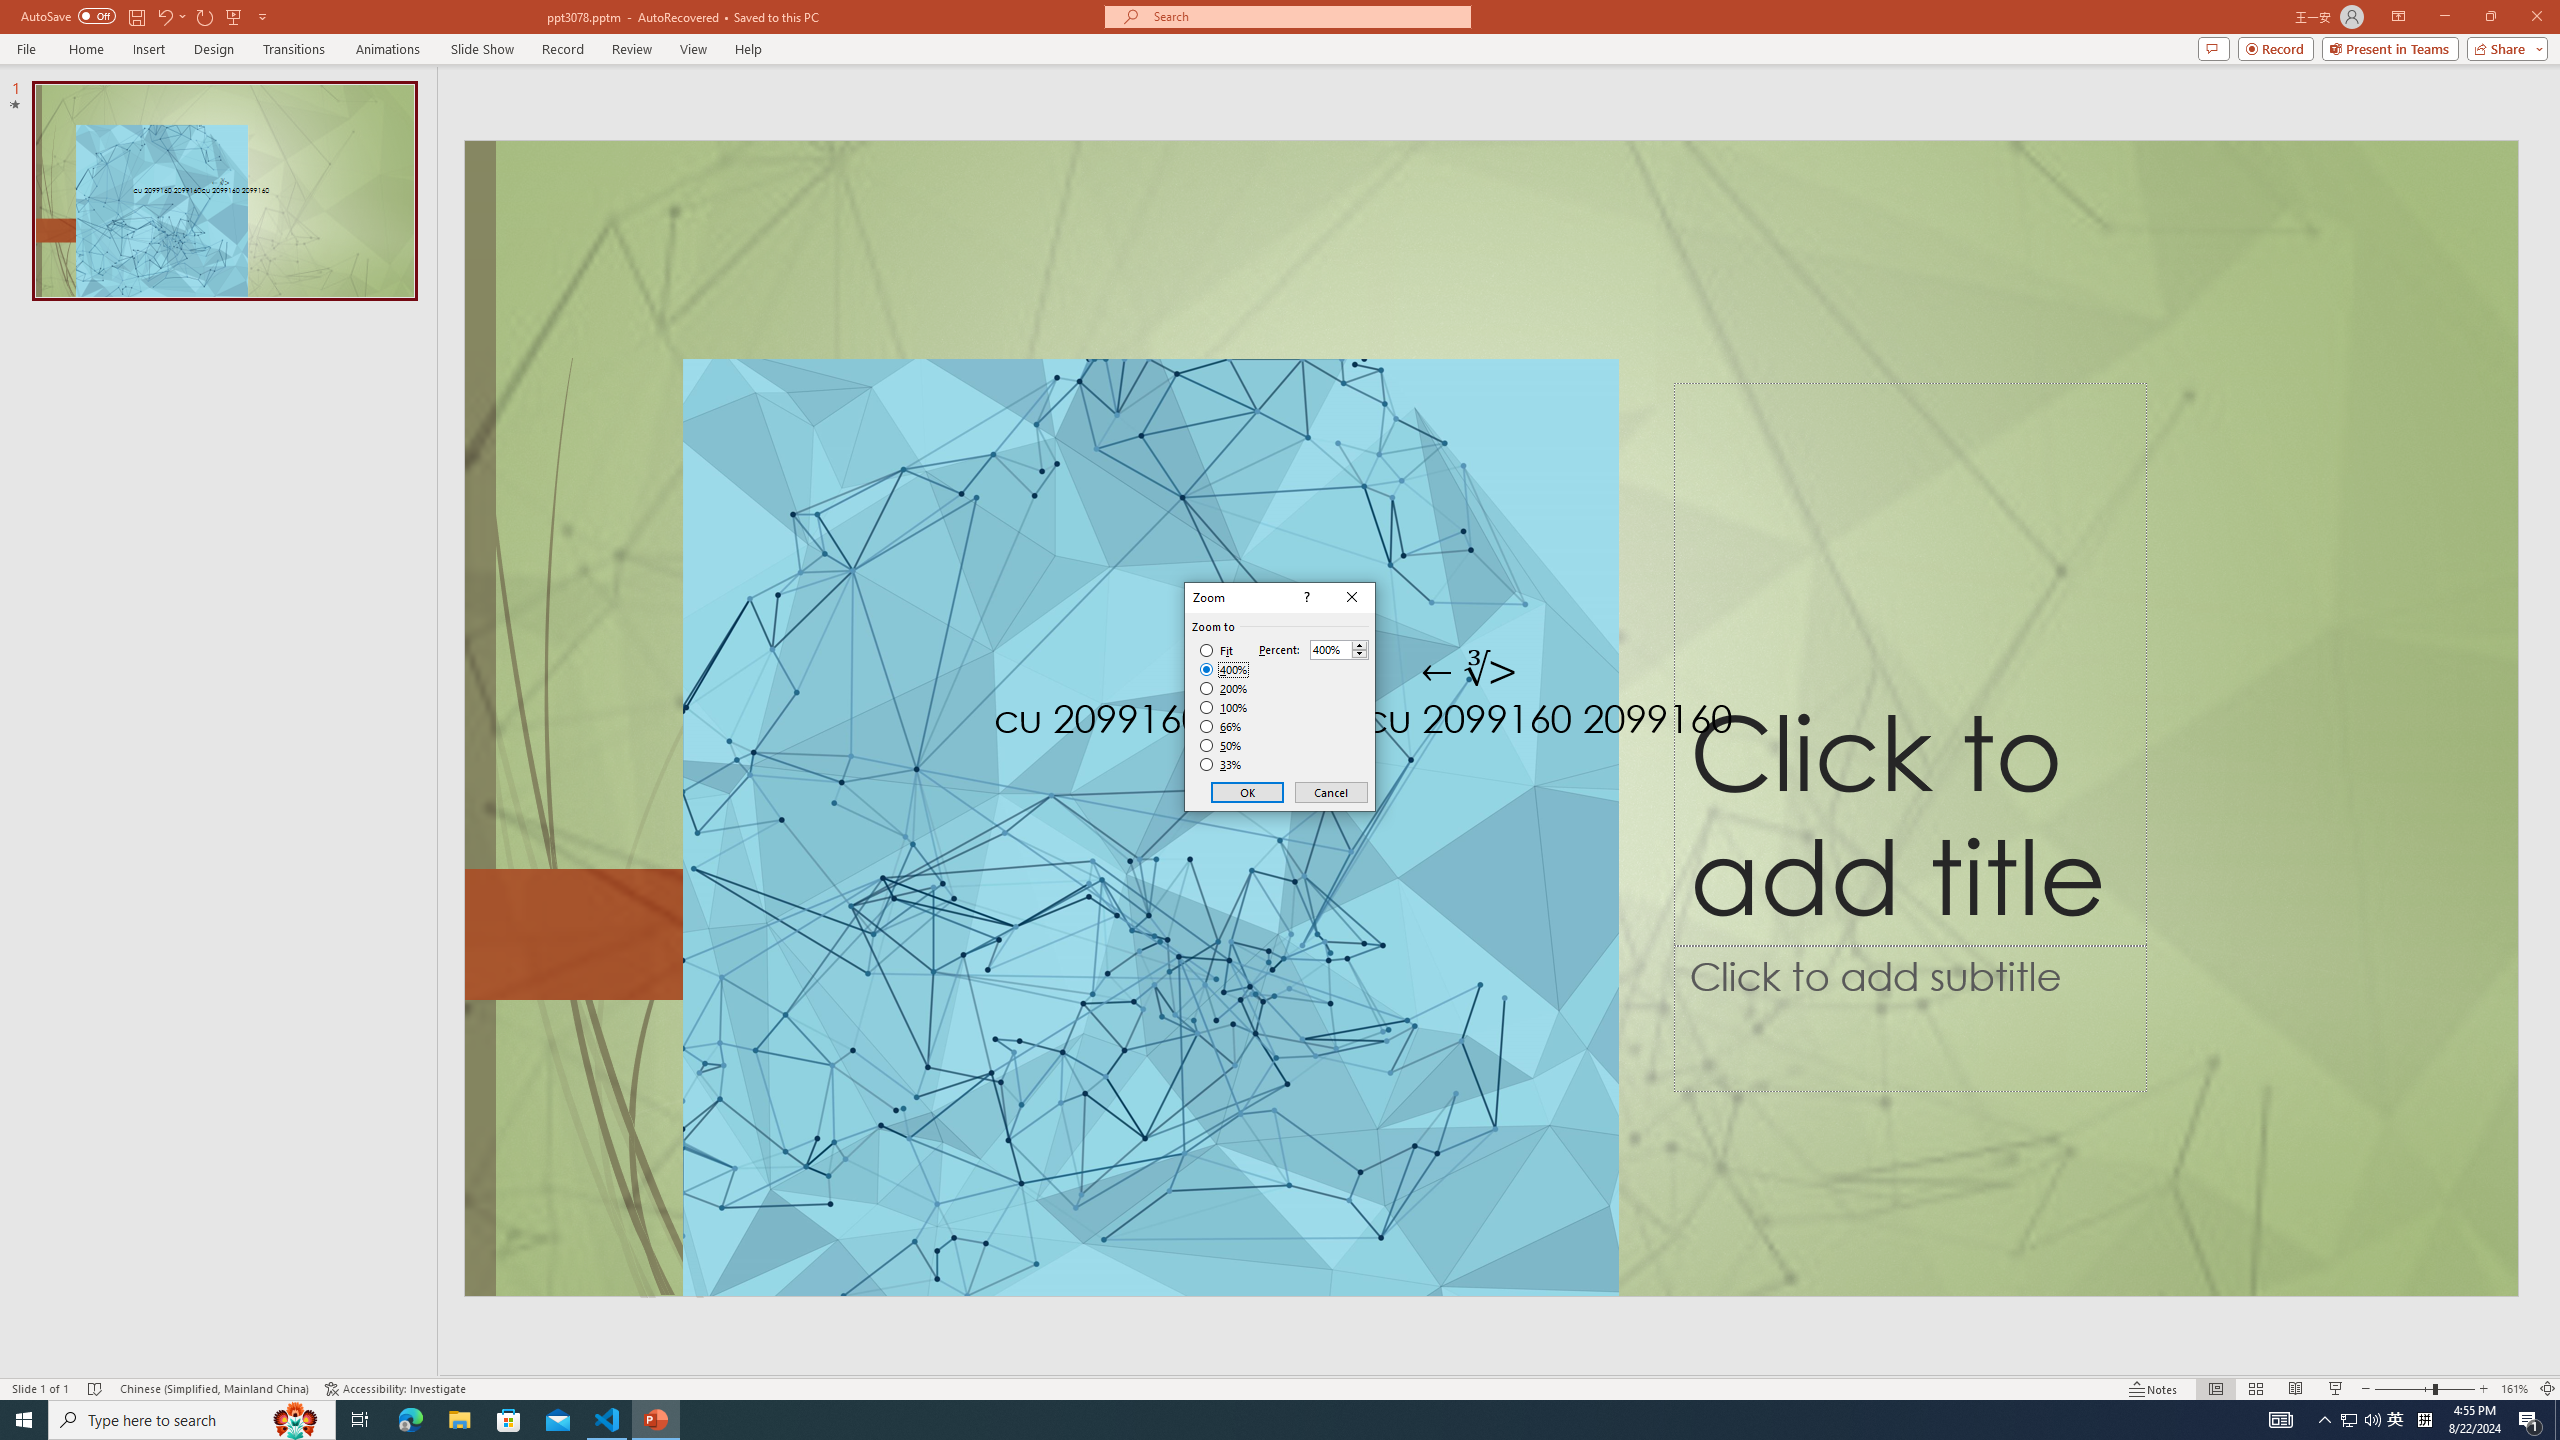  Describe the element at coordinates (1223, 689) in the screenshot. I see `'200%'` at that location.